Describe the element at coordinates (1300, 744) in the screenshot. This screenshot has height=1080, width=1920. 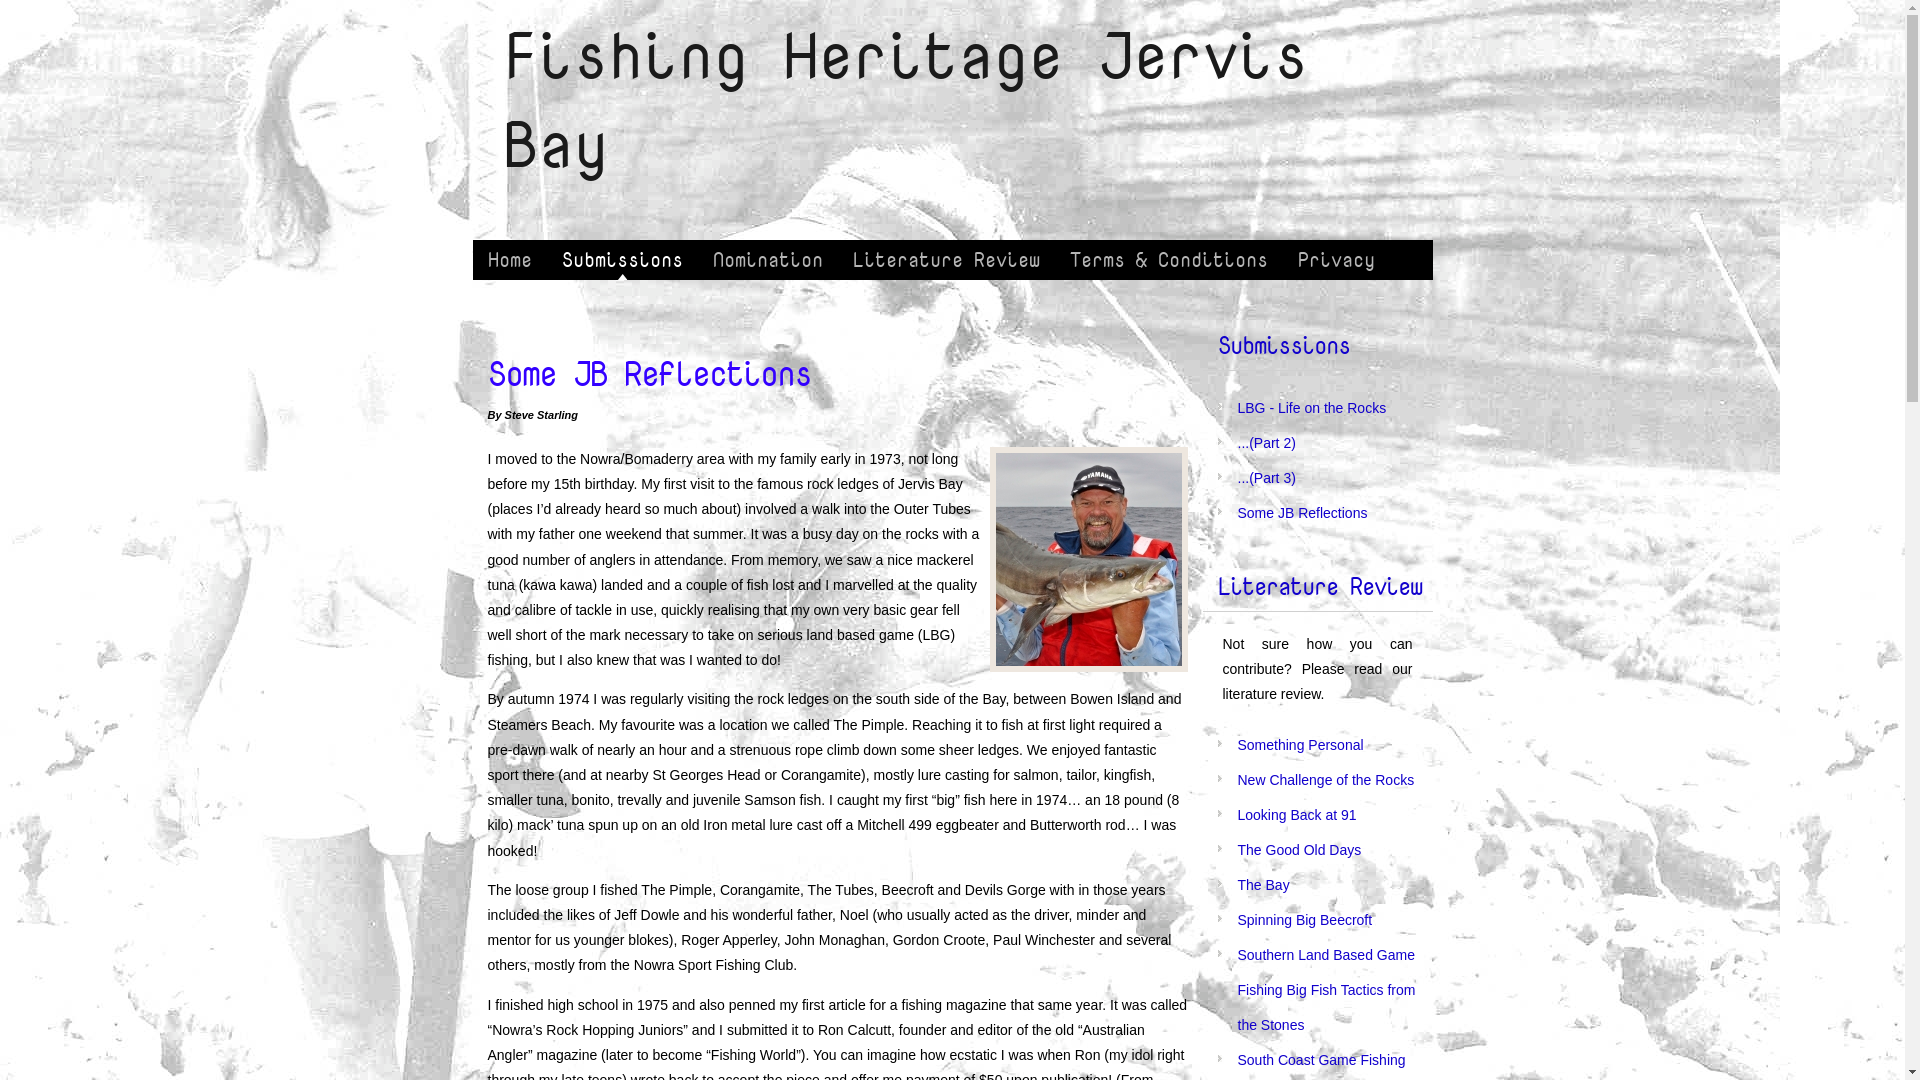
I see `'Something Personal'` at that location.